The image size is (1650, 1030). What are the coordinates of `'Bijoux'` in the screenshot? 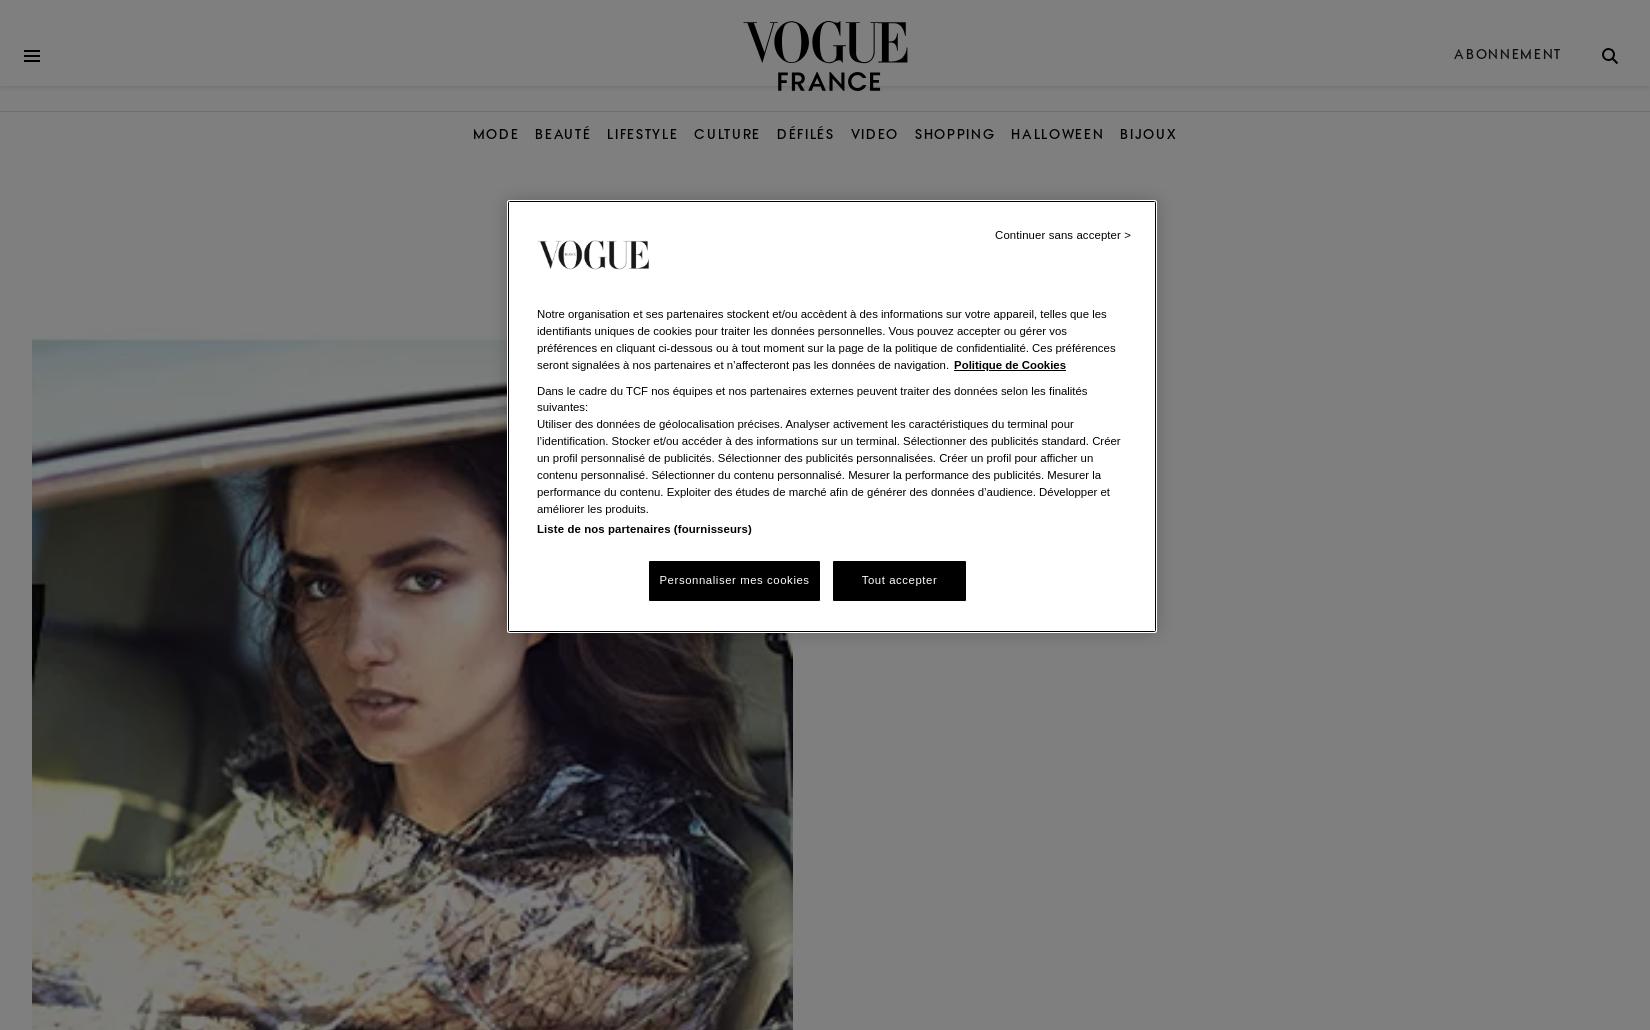 It's located at (1148, 133).